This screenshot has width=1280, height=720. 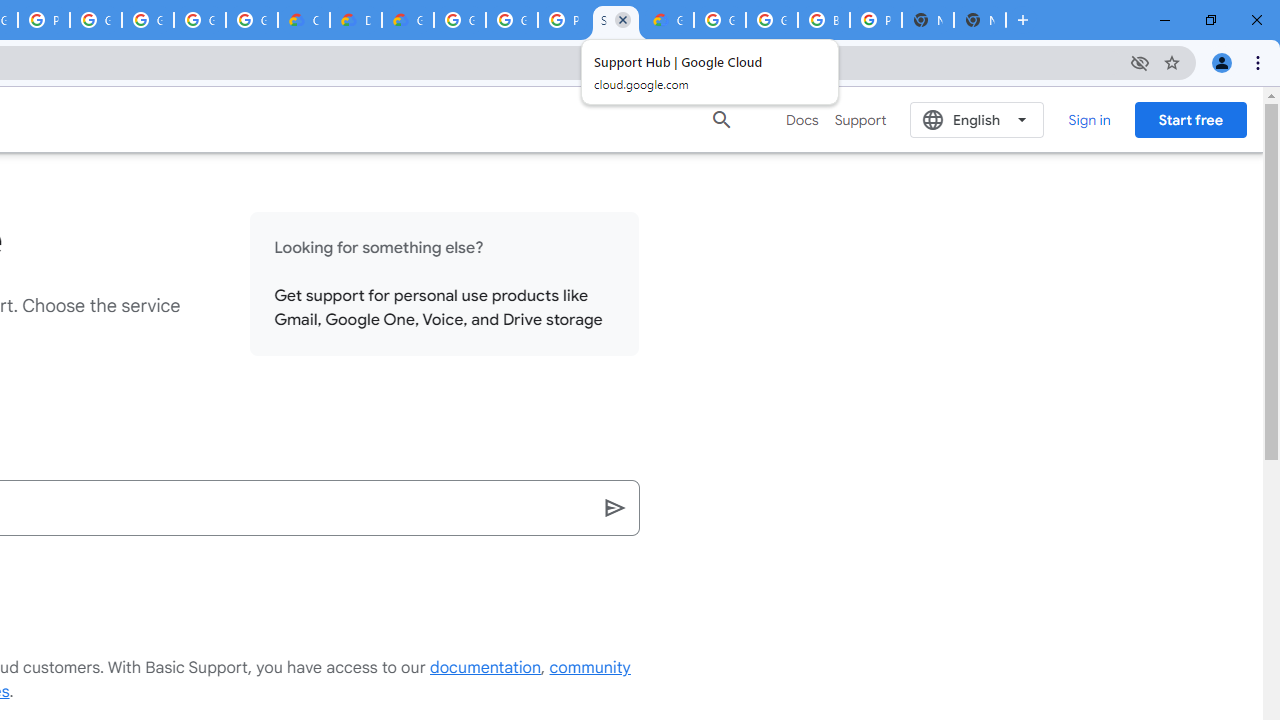 I want to click on 'Gemini for Business and Developers | Google Cloud', so click(x=406, y=20).